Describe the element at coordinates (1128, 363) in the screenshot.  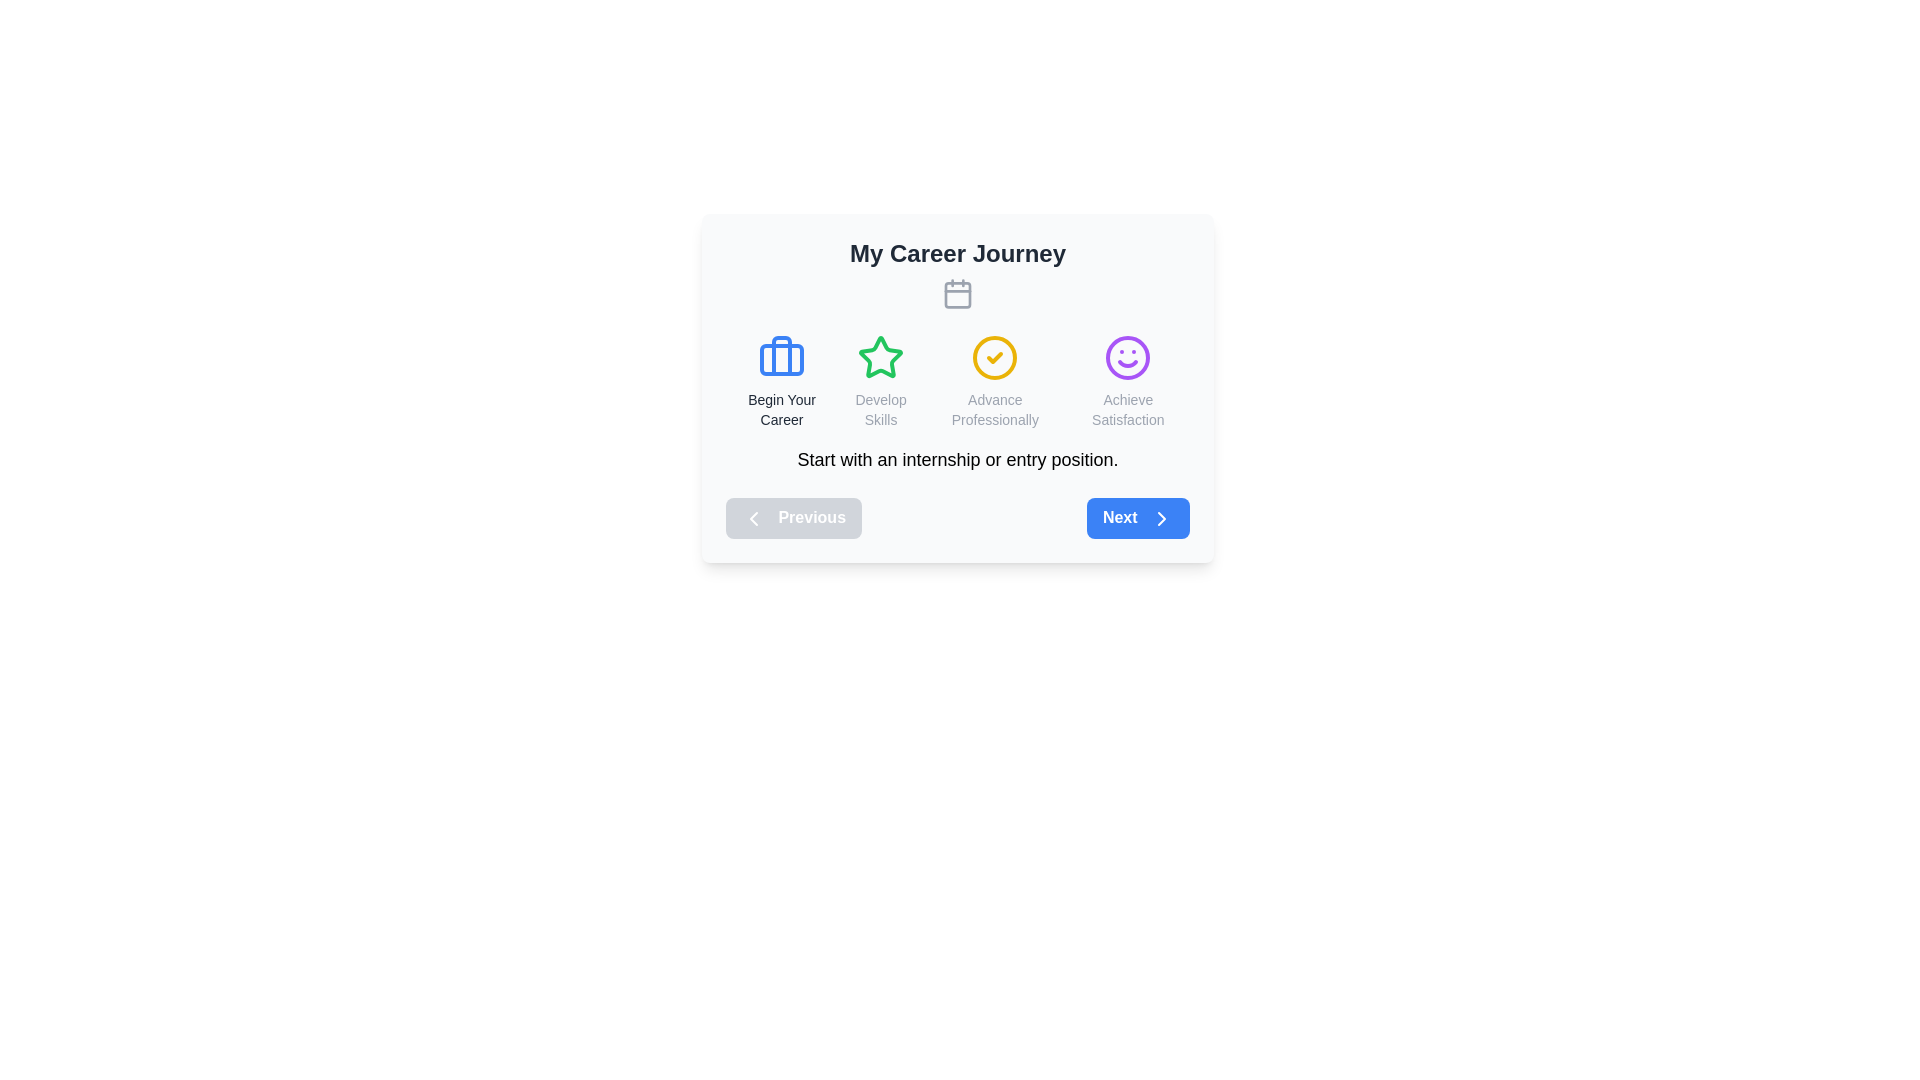
I see `the purple curved line representing a smile in the SVG graphic, part of the smiling face icon within the 'My Career Journey' card overlay` at that location.